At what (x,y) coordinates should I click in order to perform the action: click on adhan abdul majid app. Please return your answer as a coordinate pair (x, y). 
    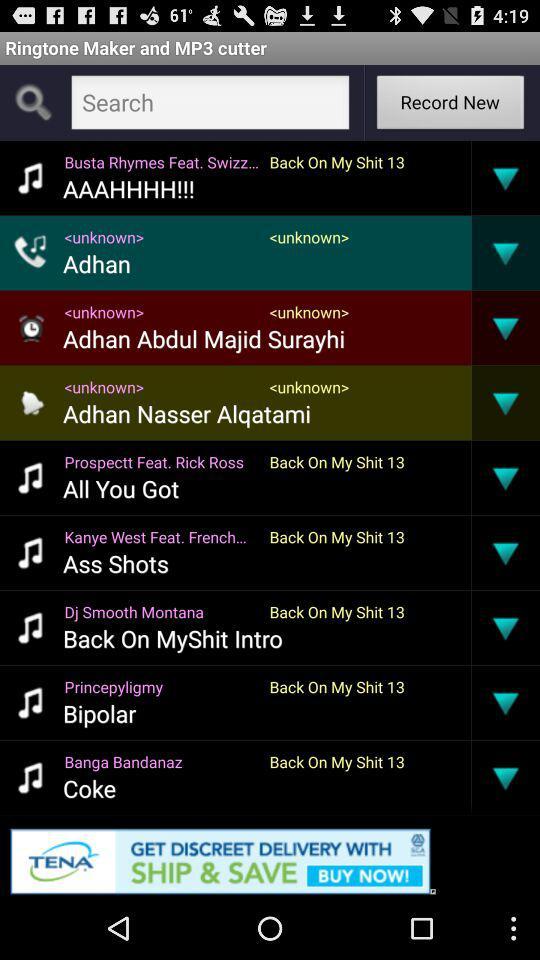
    Looking at the image, I should click on (203, 338).